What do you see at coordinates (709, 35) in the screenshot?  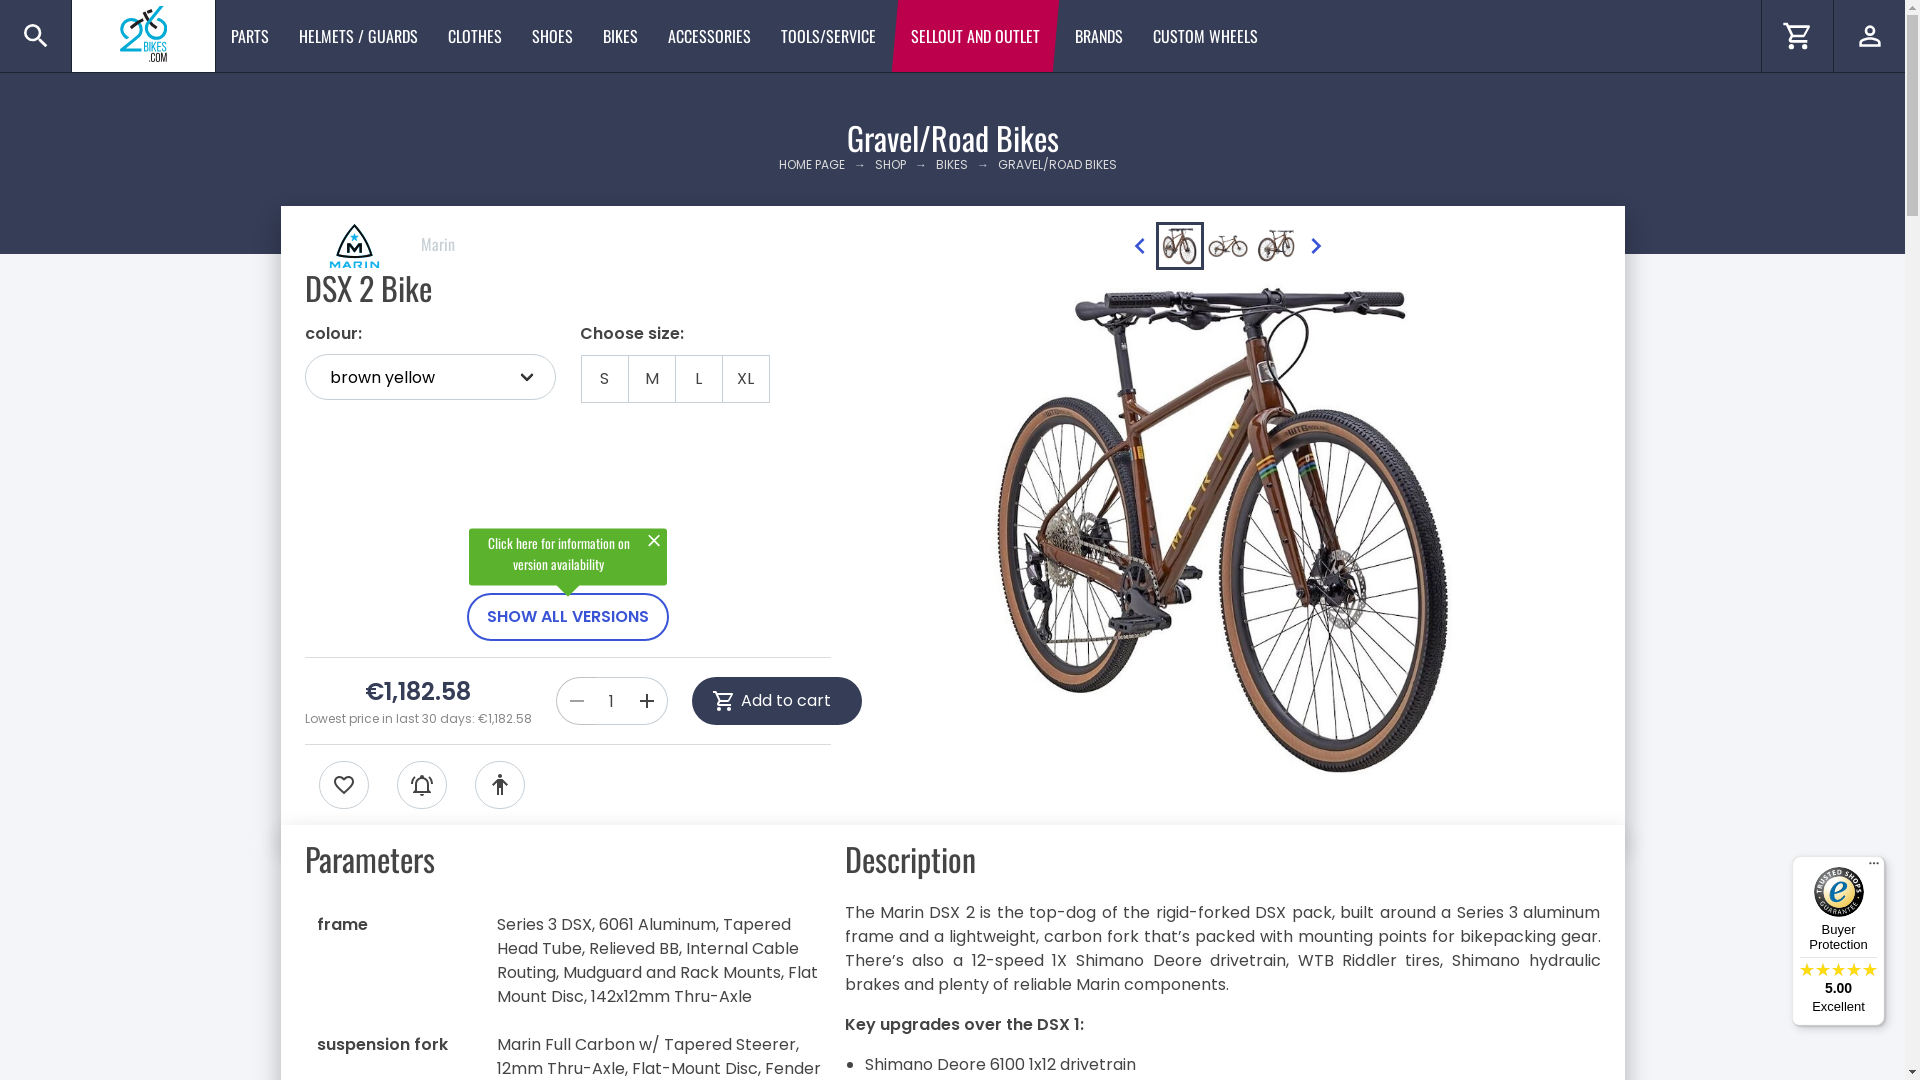 I see `'ACCESSORIES'` at bounding box center [709, 35].